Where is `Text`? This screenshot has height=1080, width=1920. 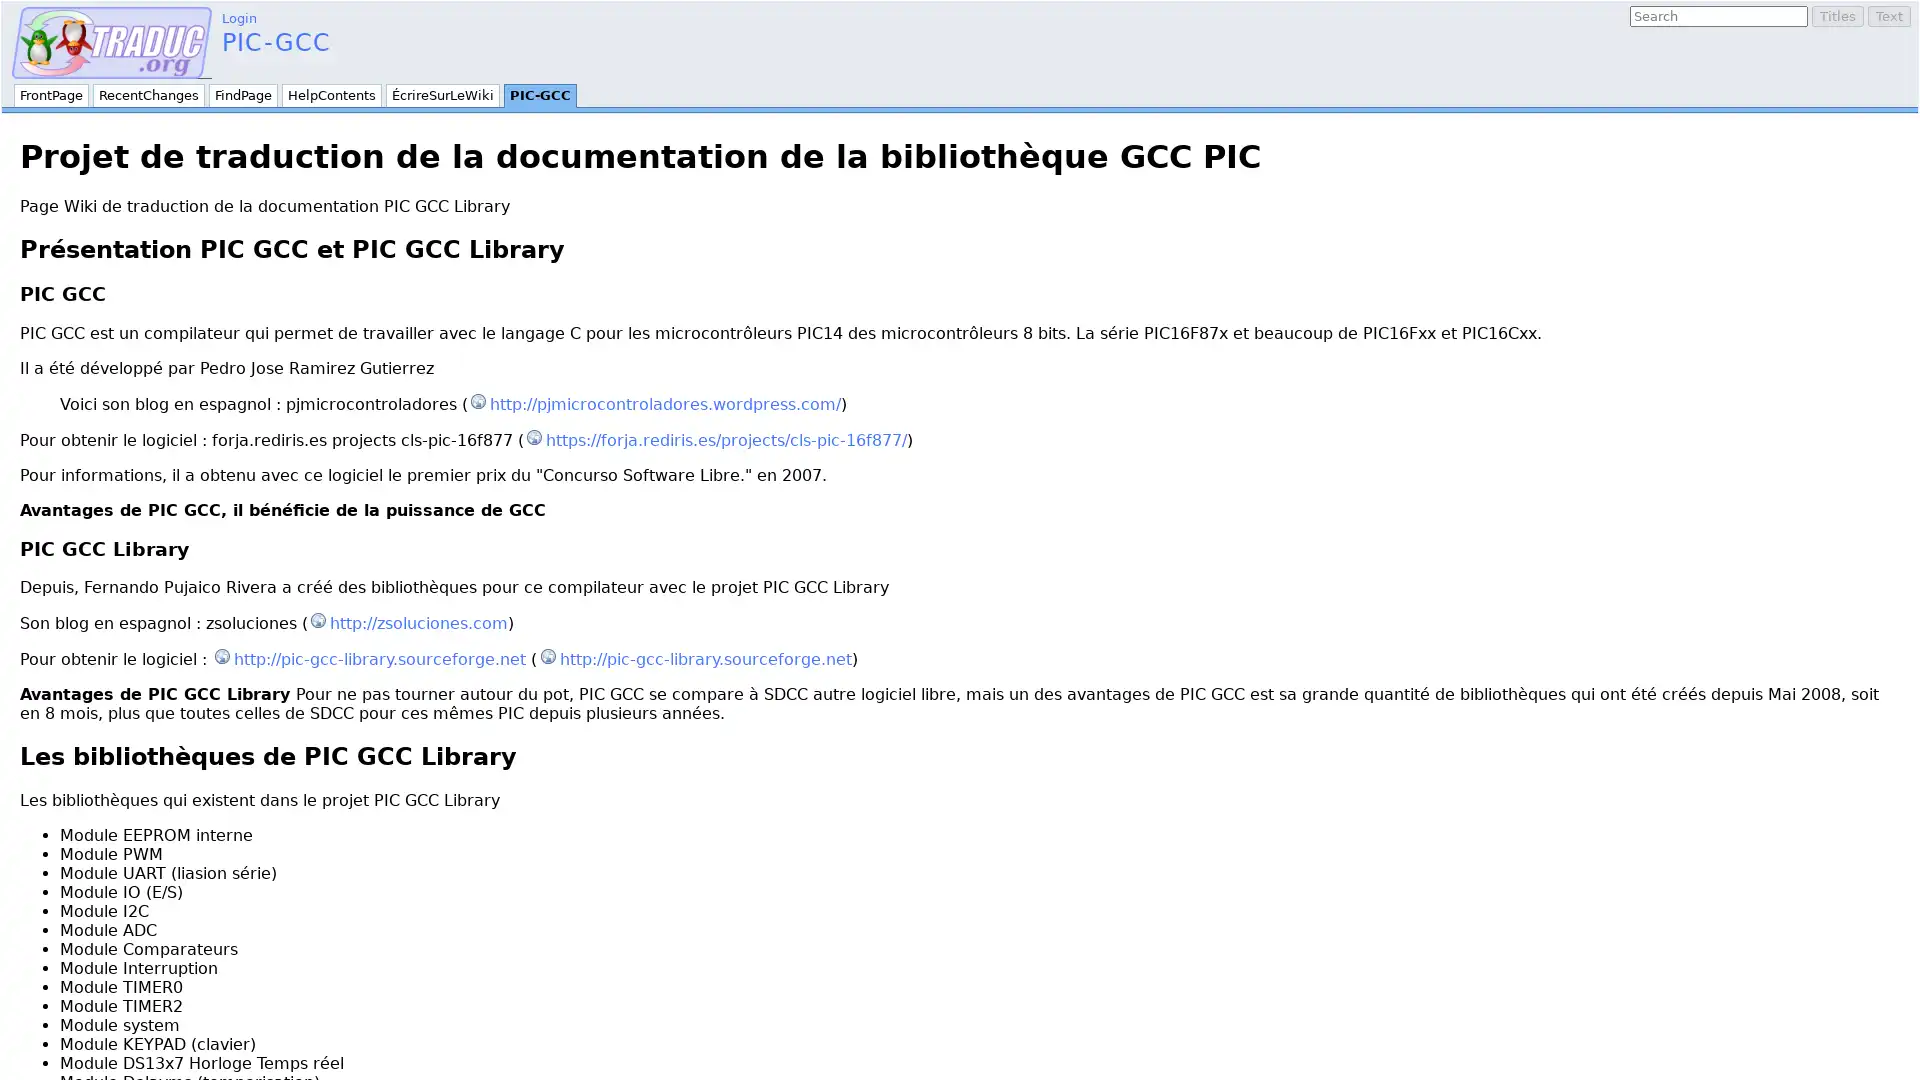
Text is located at coordinates (1888, 16).